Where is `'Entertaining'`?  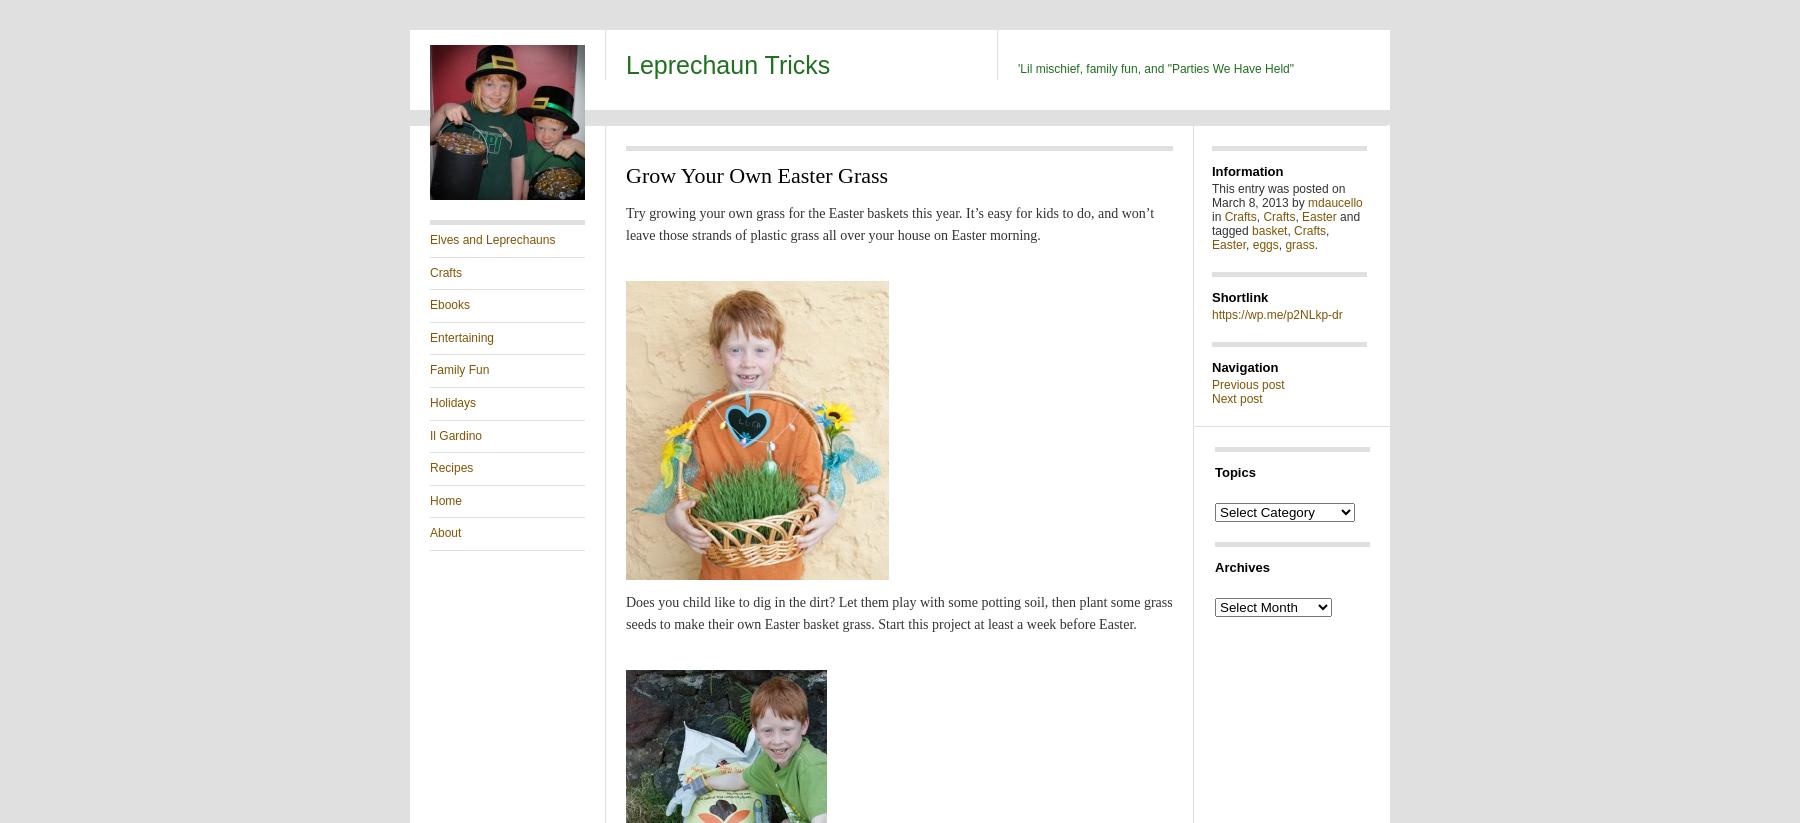 'Entertaining' is located at coordinates (461, 336).